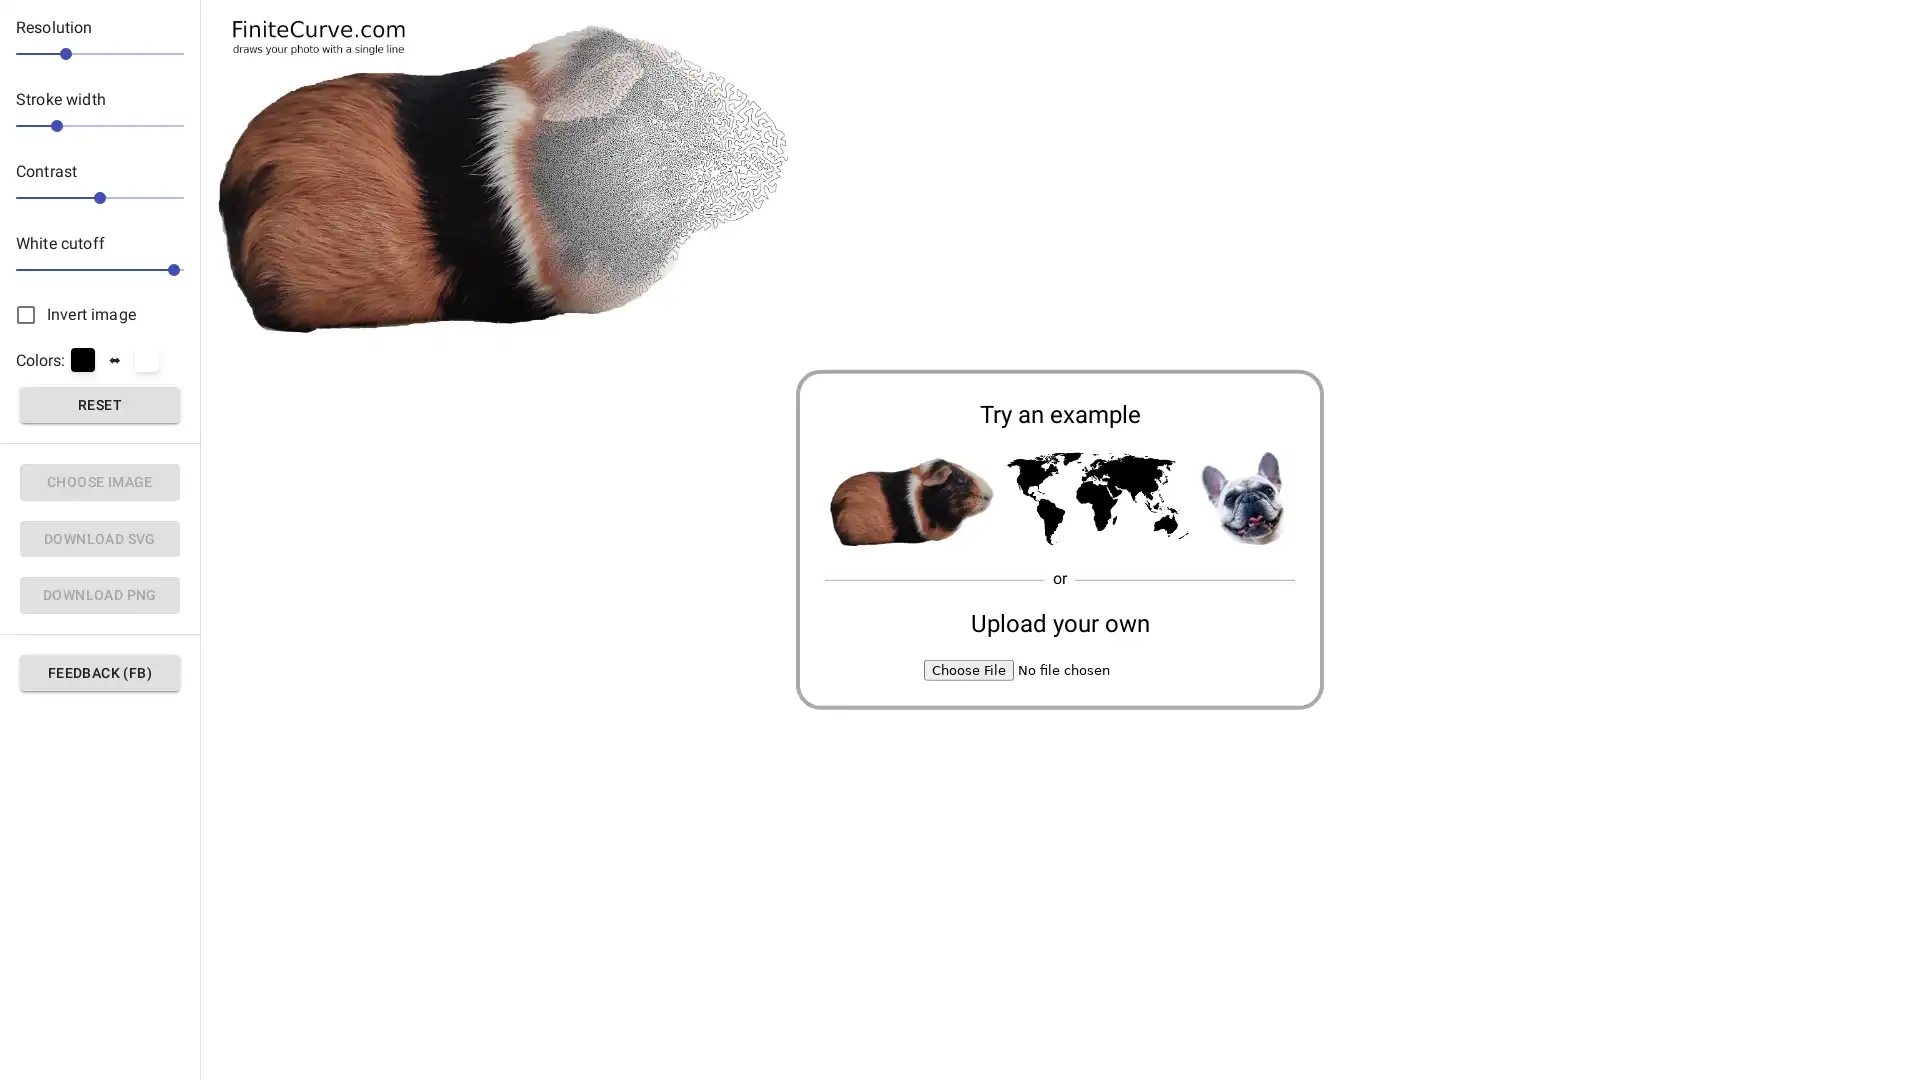  What do you see at coordinates (1245, 499) in the screenshot?
I see `I've heard humans say it's a doggy dog world, and I couldn't agree more.` at bounding box center [1245, 499].